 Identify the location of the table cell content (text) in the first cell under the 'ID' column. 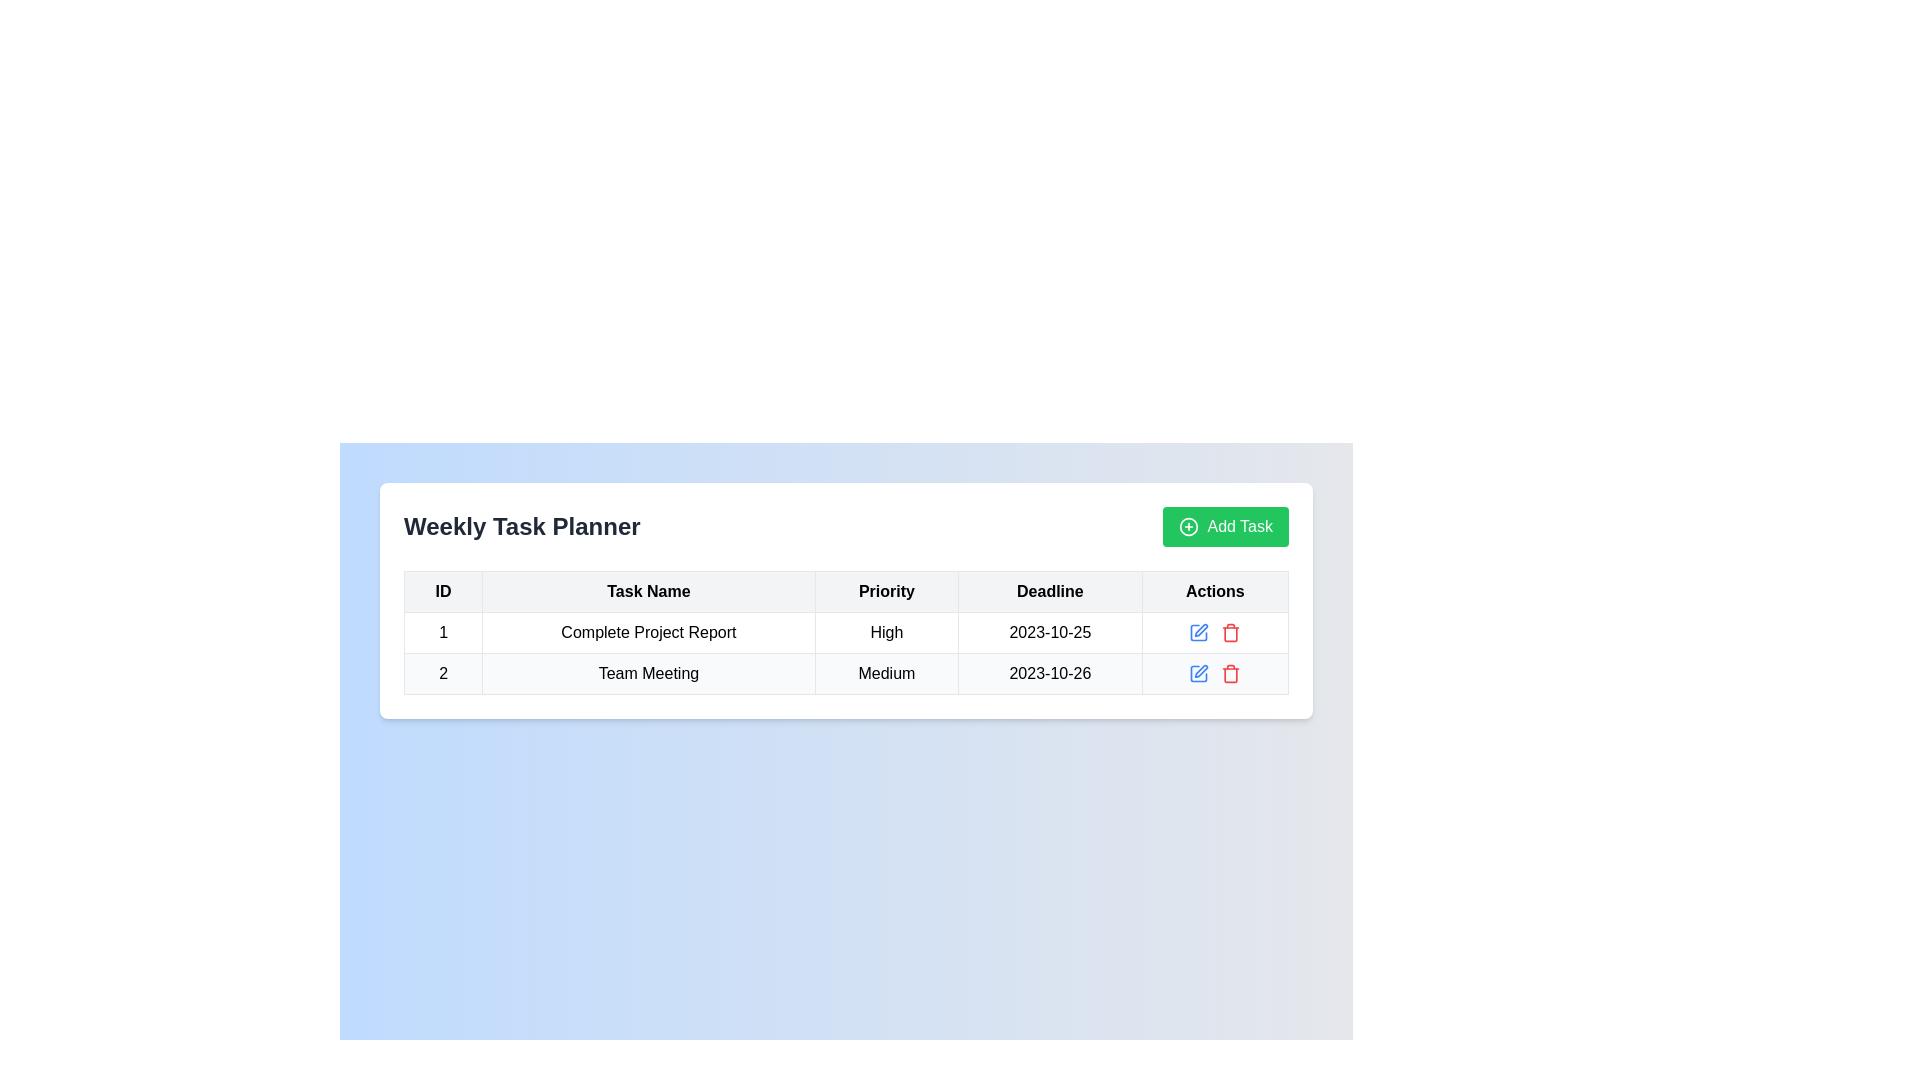
(442, 632).